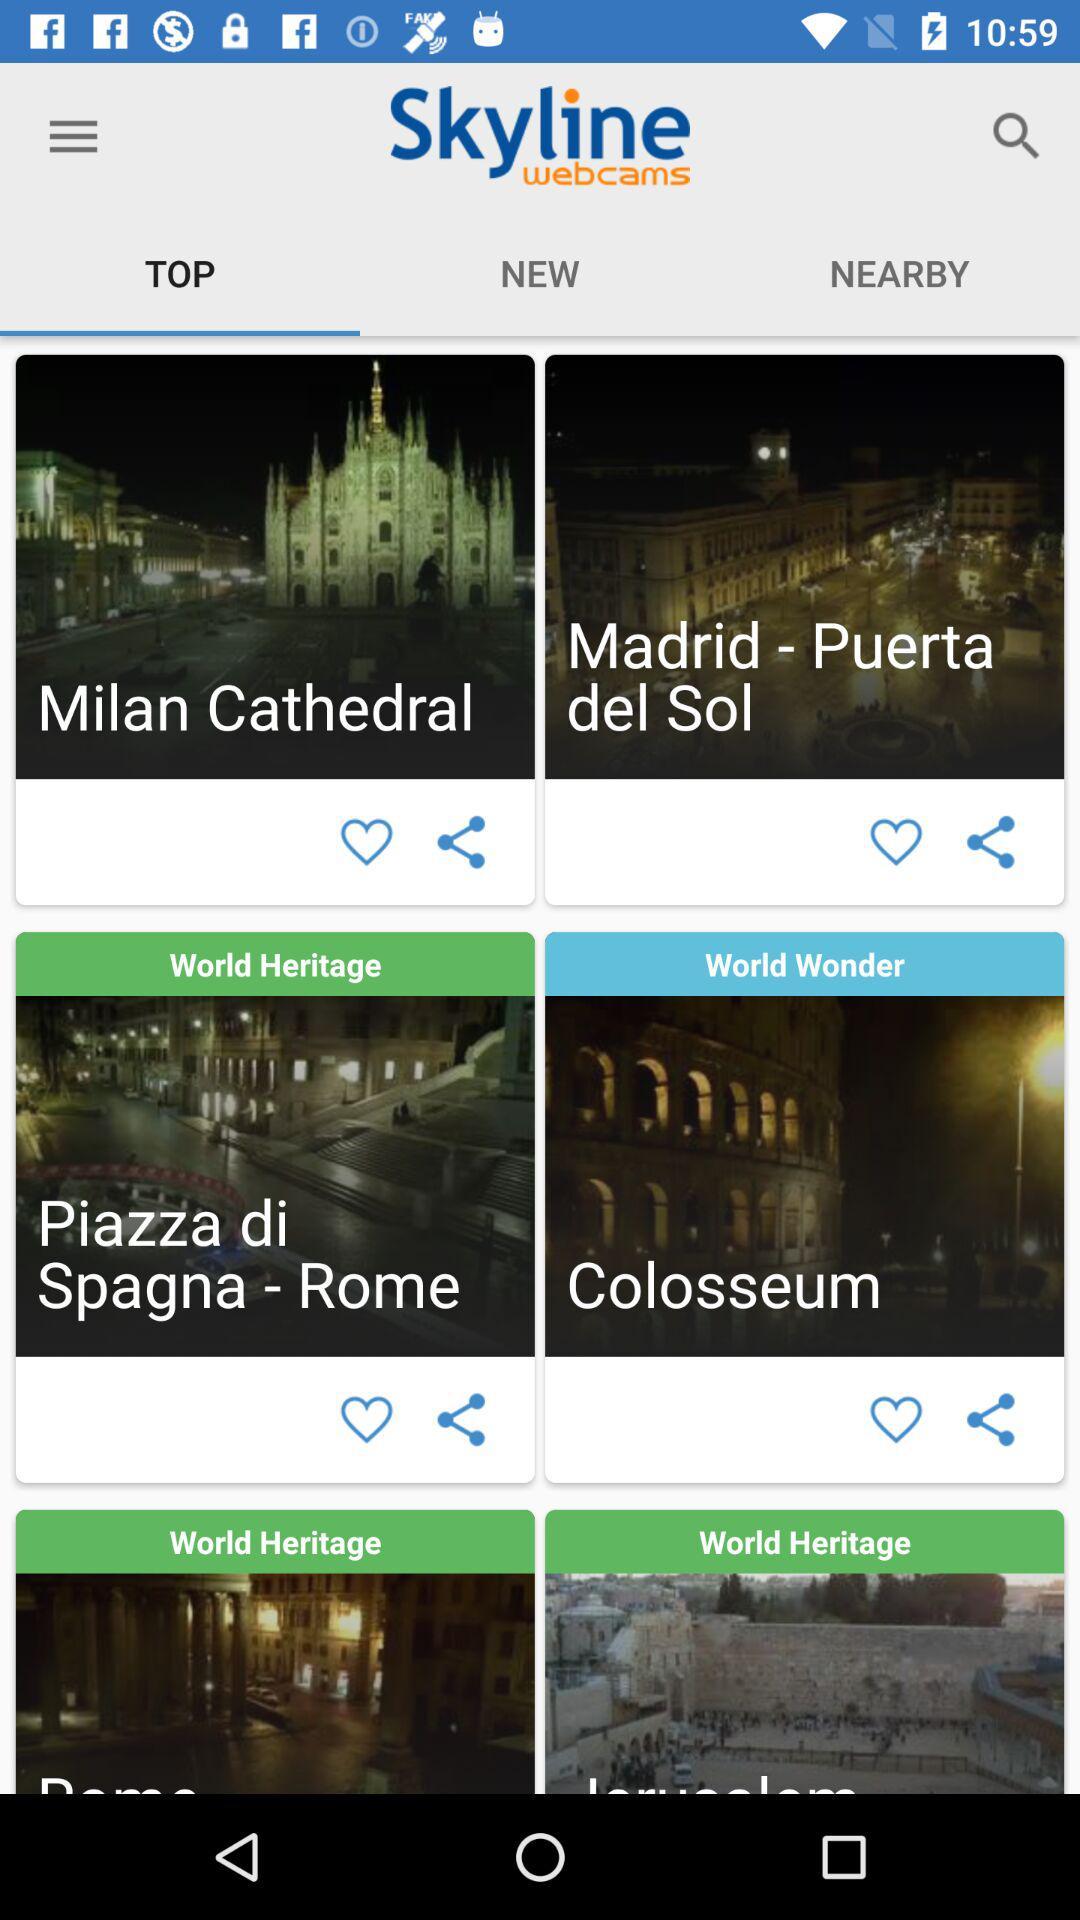 This screenshot has width=1080, height=1920. Describe the element at coordinates (990, 1418) in the screenshot. I see `social share button` at that location.